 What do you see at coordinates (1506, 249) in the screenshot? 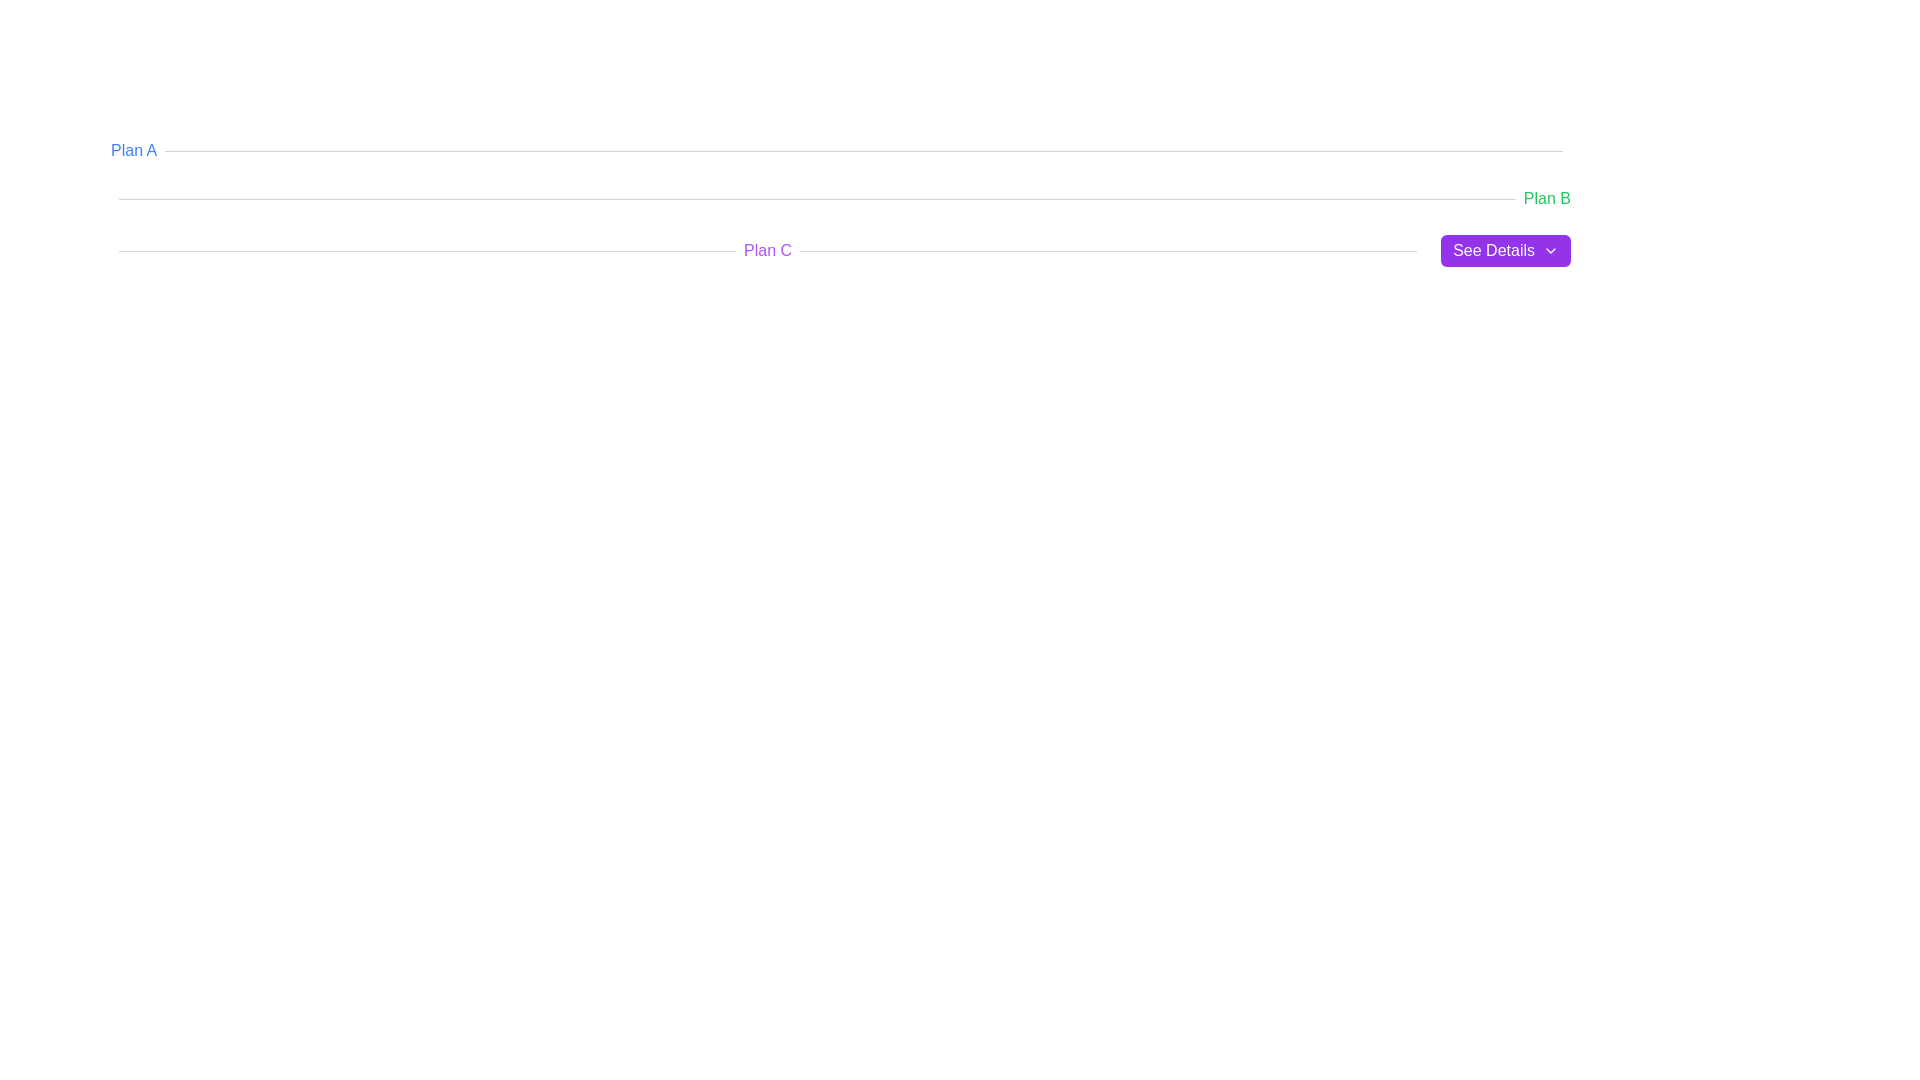
I see `the button located on the rightmost side of the row dedicated to 'Plan C'` at bounding box center [1506, 249].